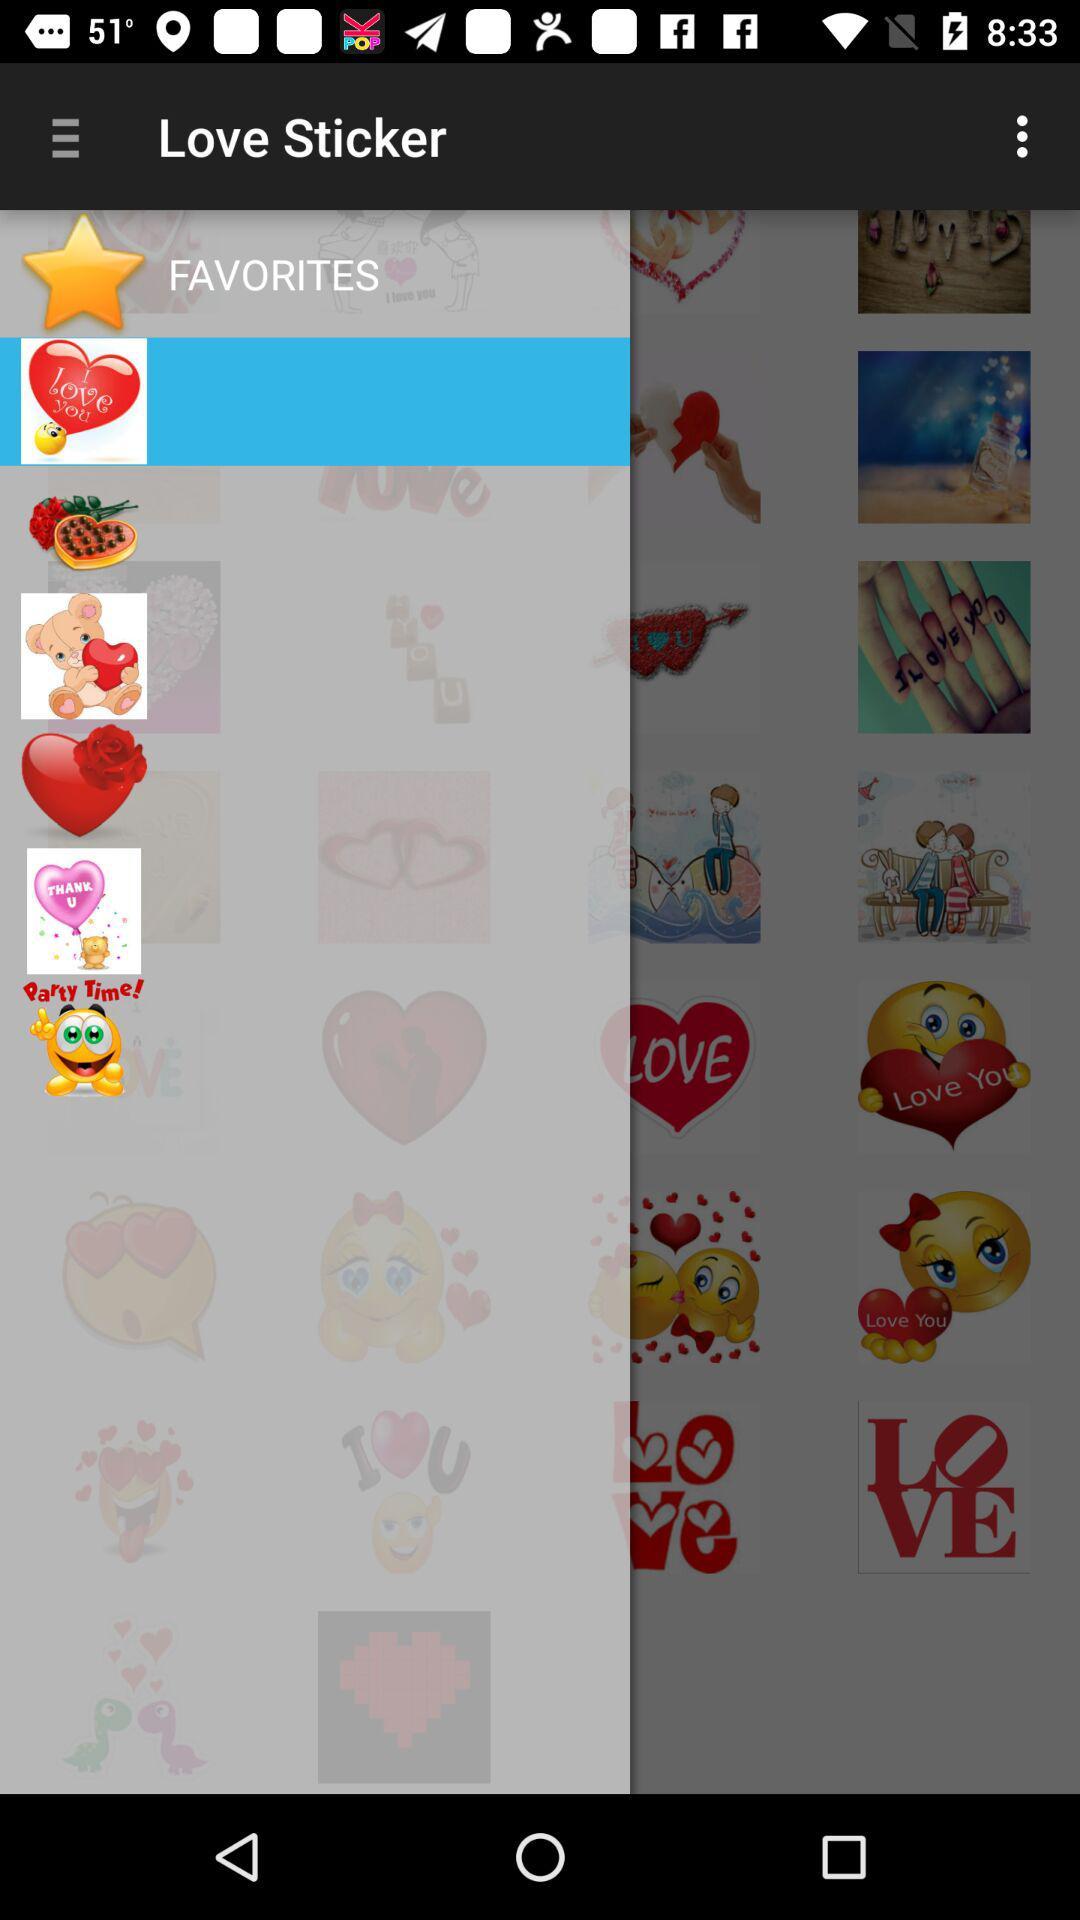 The width and height of the screenshot is (1080, 1920). I want to click on the third image from the last second row, so click(674, 1487).